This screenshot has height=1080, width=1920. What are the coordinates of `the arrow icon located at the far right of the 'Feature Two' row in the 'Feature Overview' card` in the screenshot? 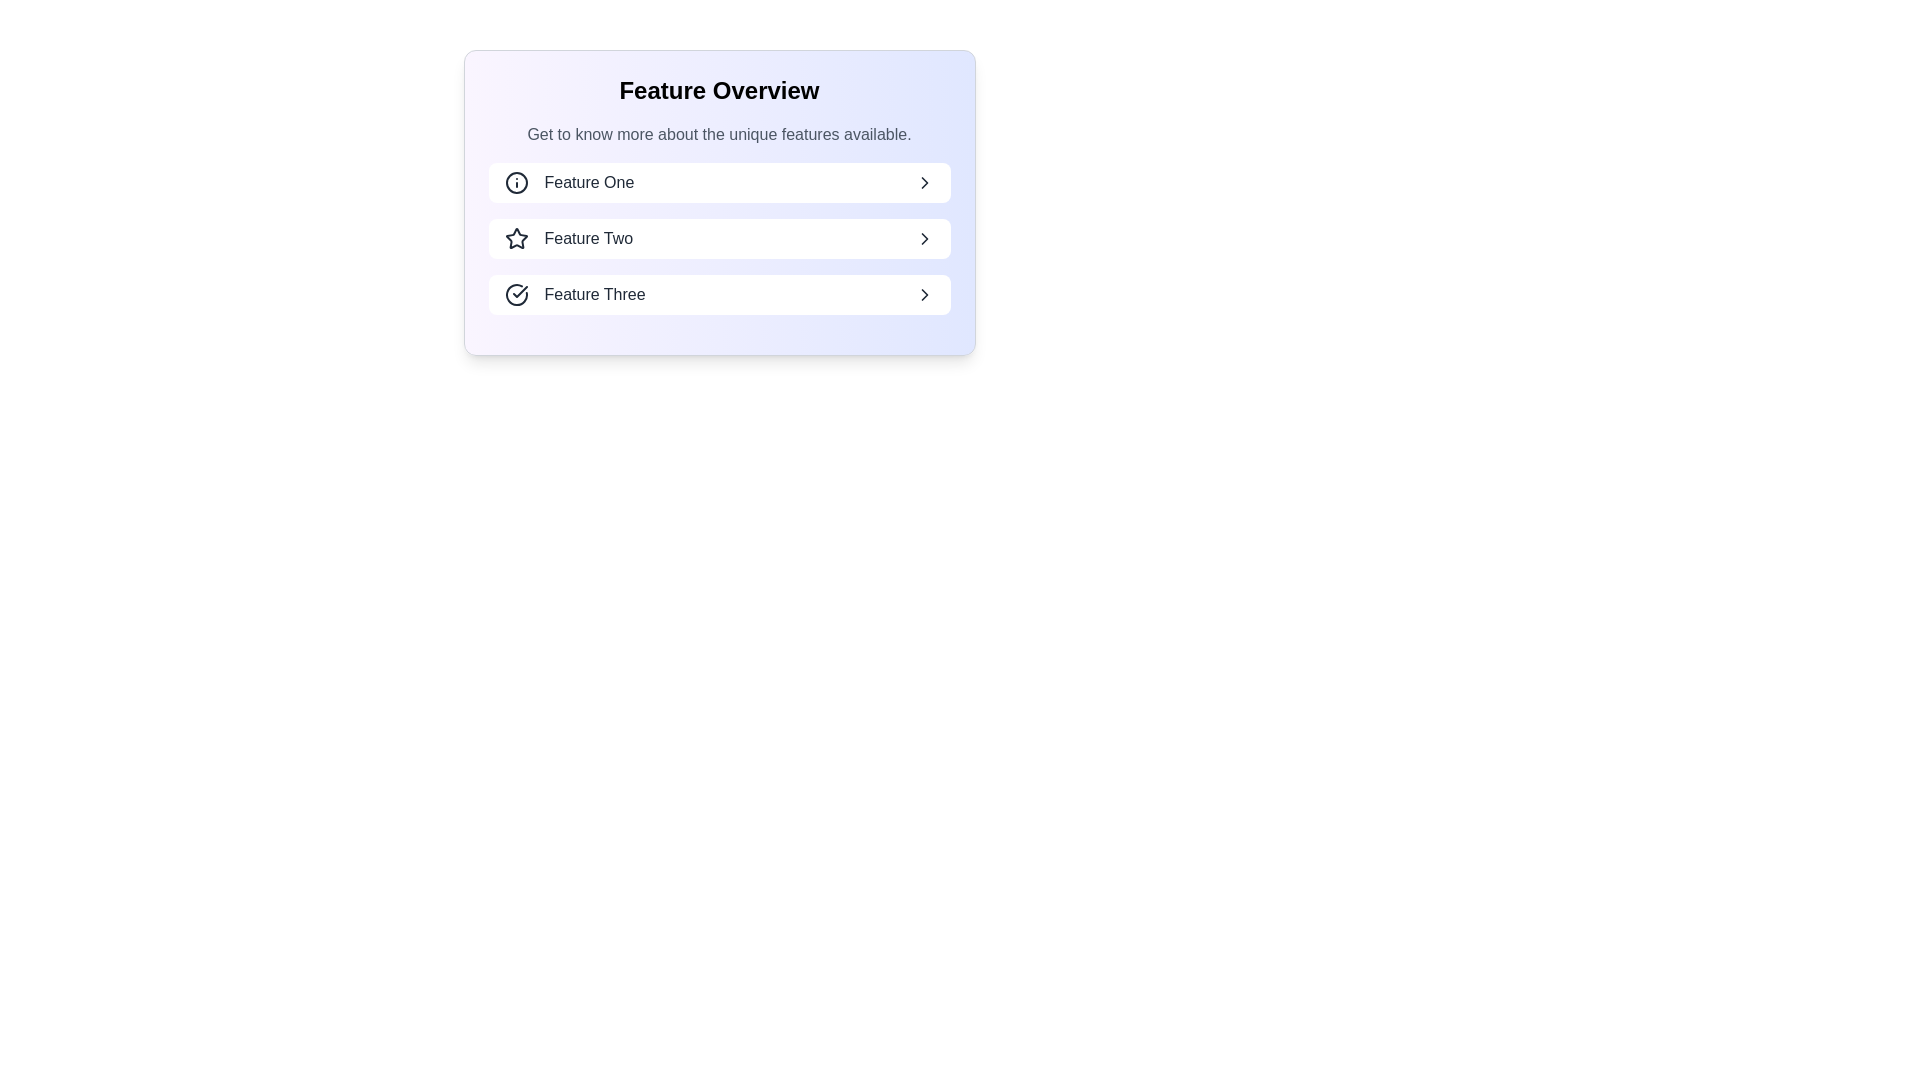 It's located at (923, 238).